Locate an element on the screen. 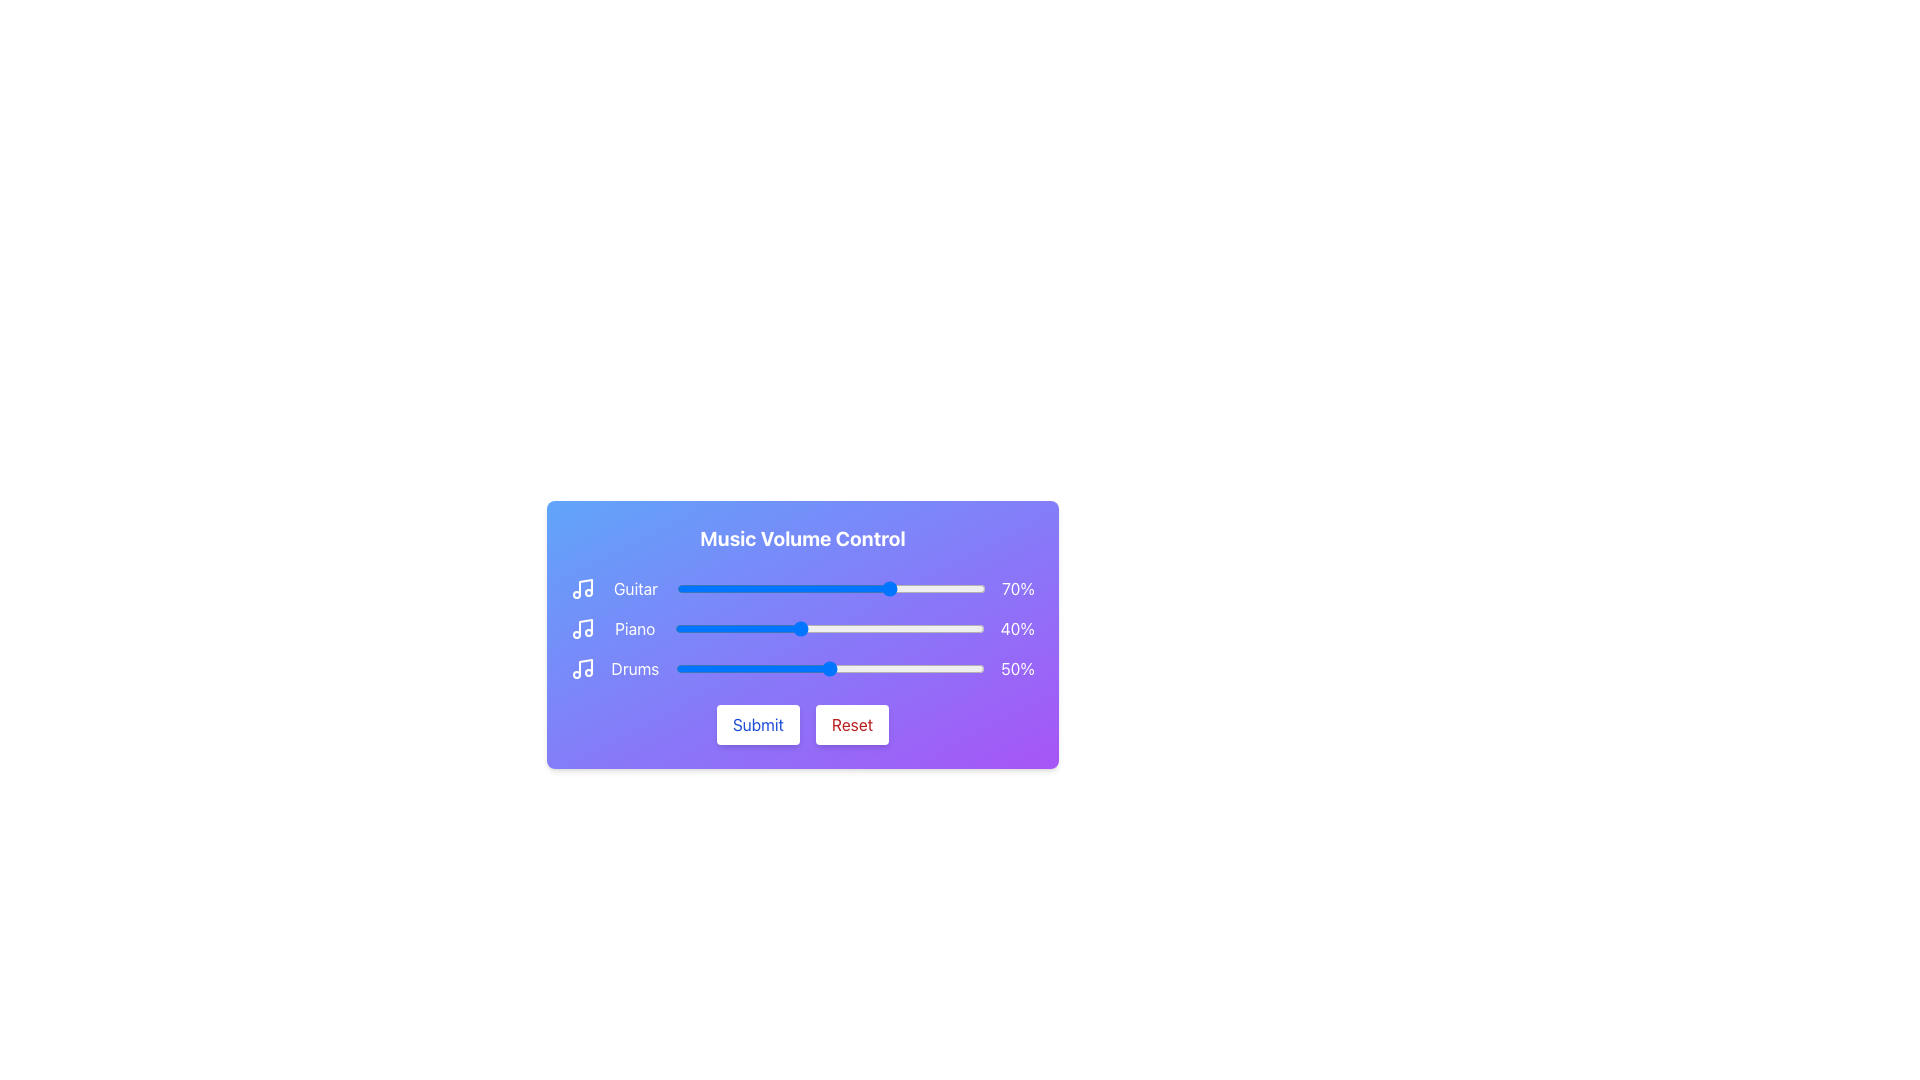  the text display showing '70%' which indicates the volume level of the Guitar, located at the far right of the volume control row is located at coordinates (1018, 588).